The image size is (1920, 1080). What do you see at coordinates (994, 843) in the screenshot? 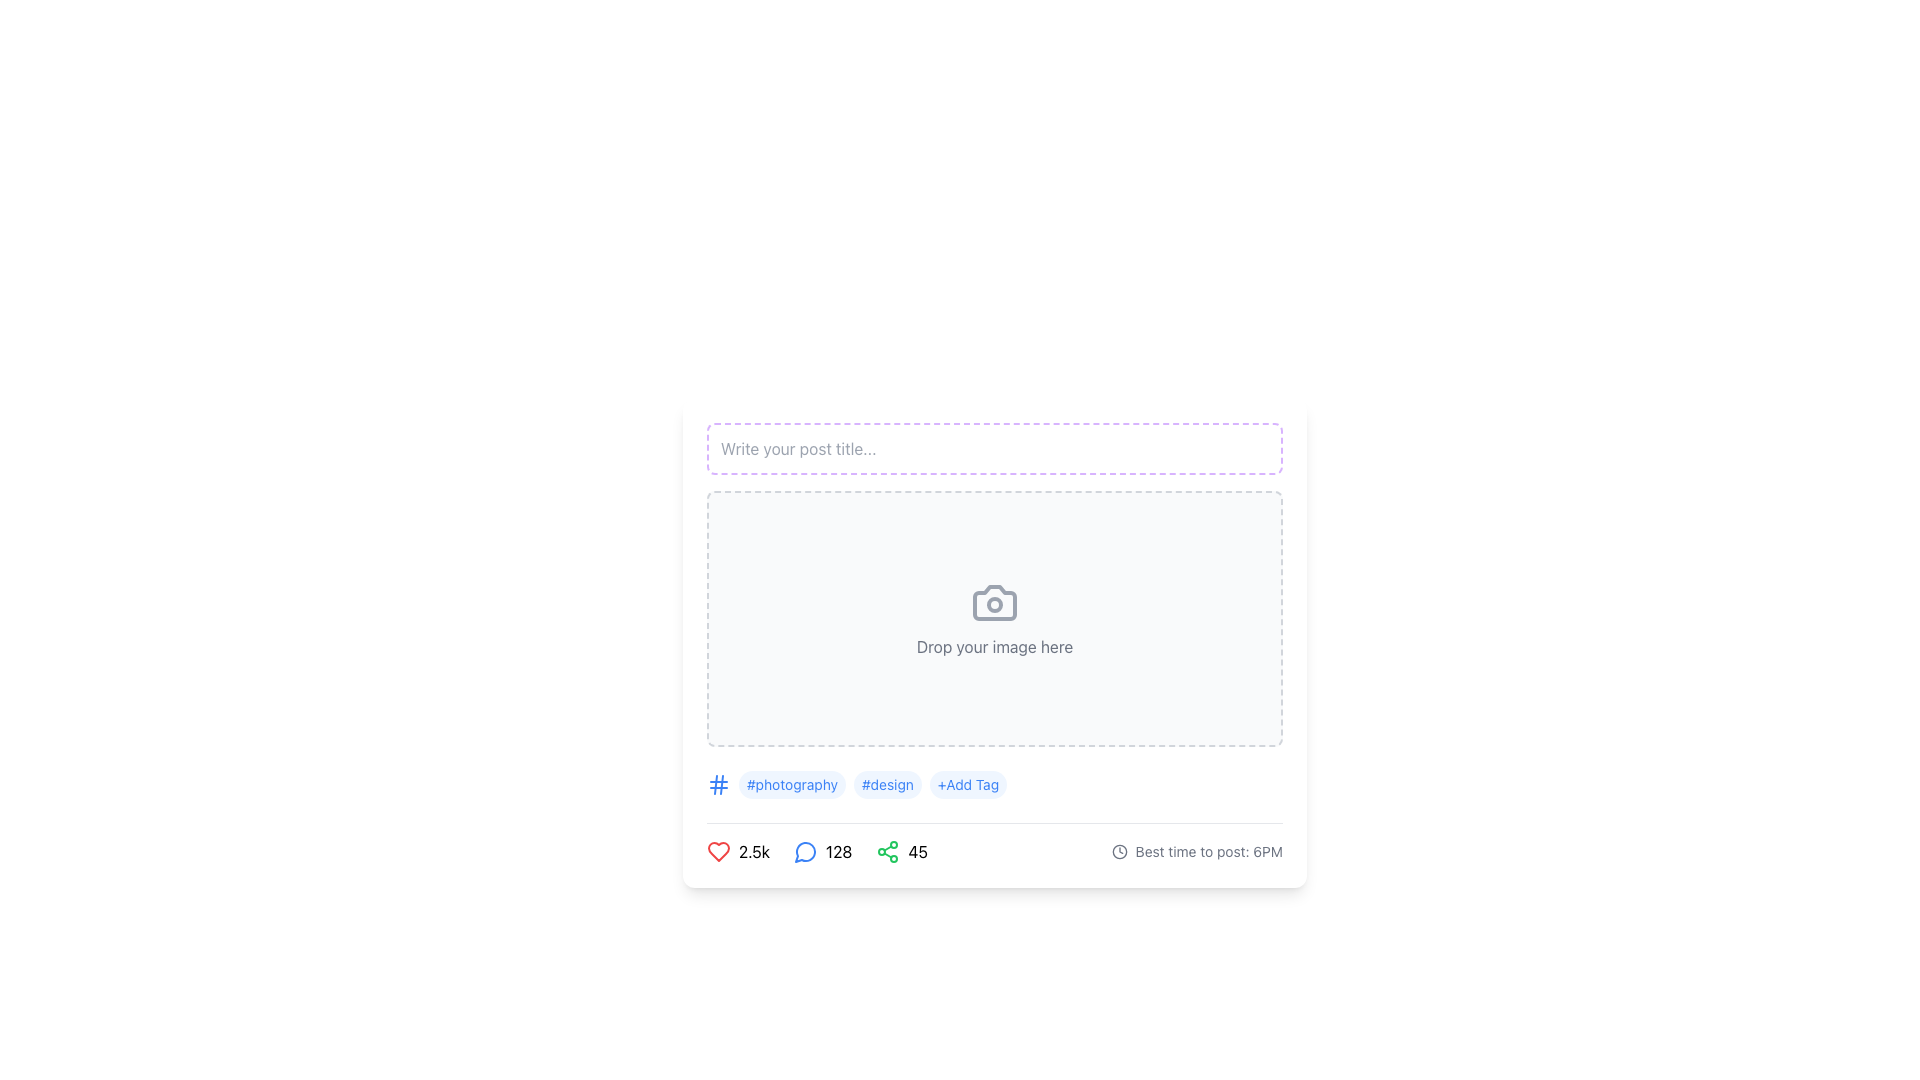
I see `the metrics icons located on the Metrics and suggestion display bar at the bottom of the card layout to interact with likes, comments, or shares` at bounding box center [994, 843].